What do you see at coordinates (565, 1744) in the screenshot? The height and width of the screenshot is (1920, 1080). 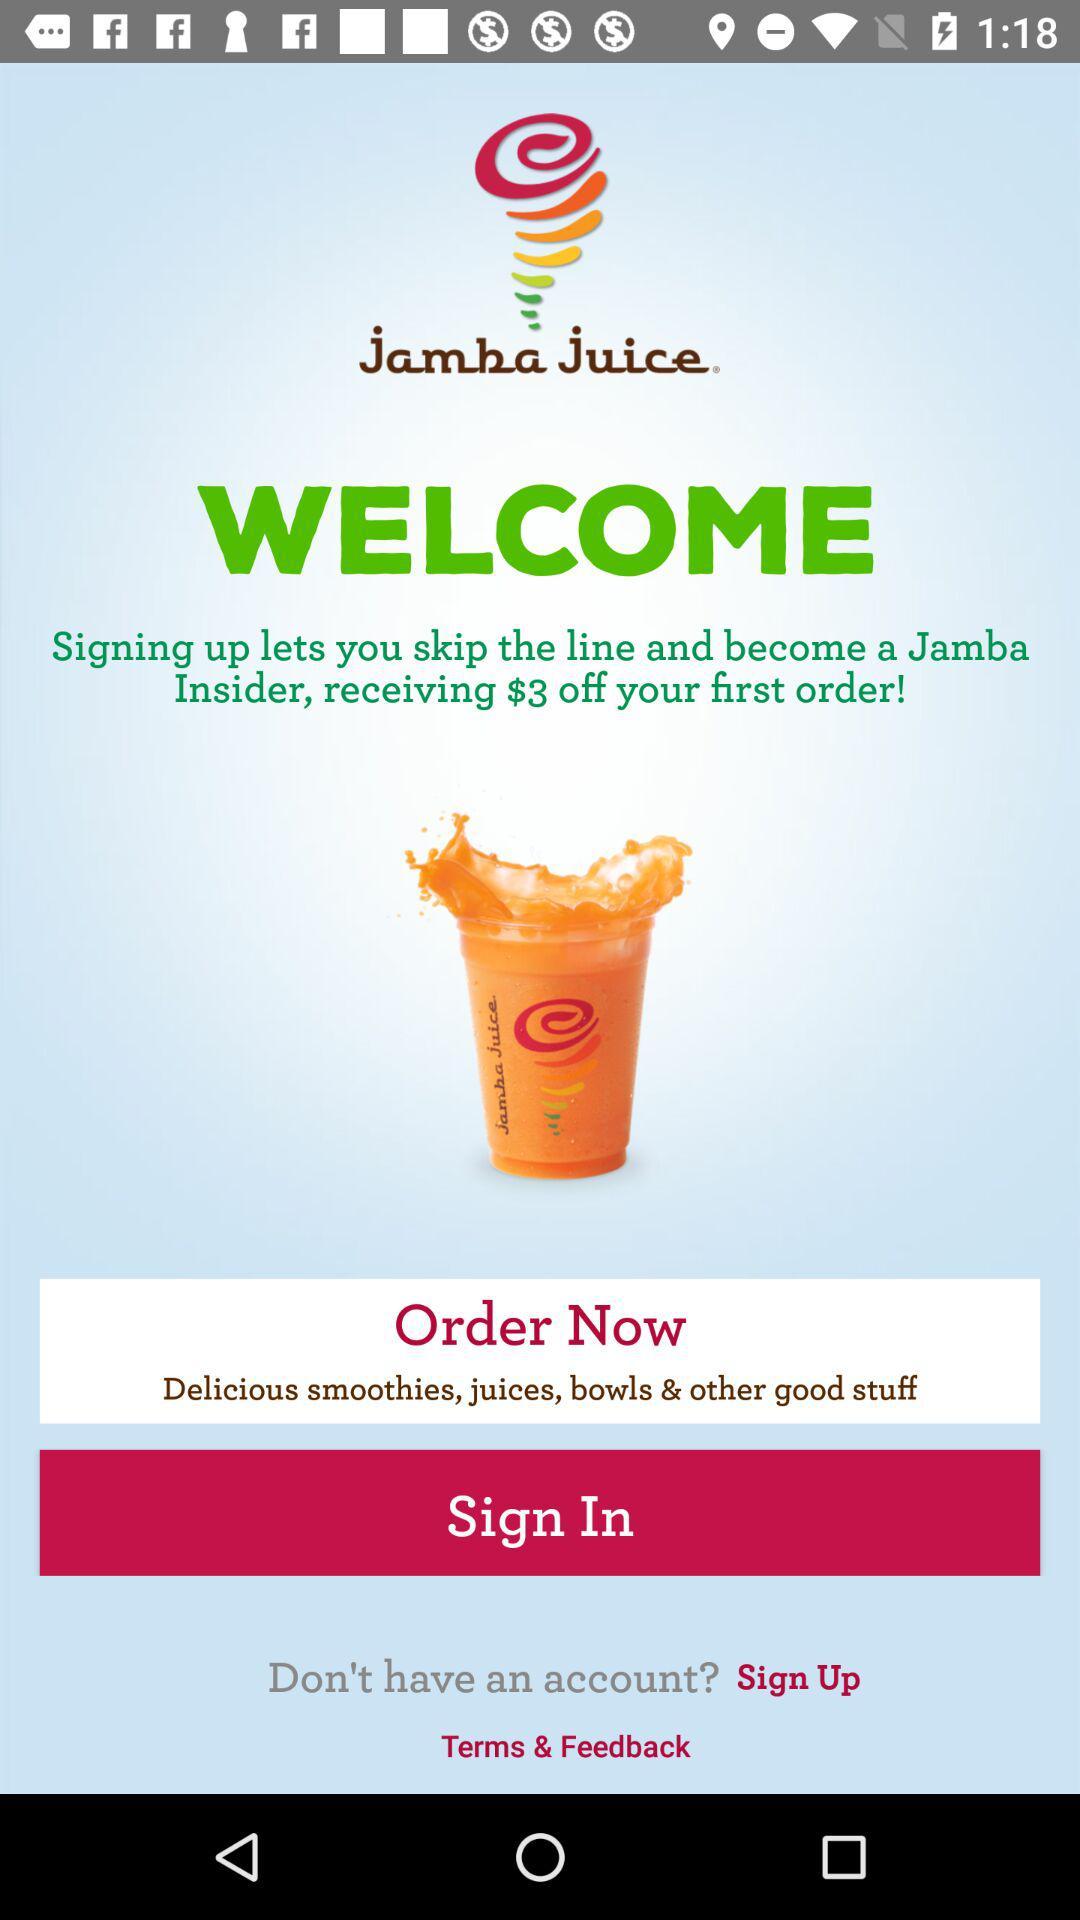 I see `the item to the left of the sign up icon` at bounding box center [565, 1744].